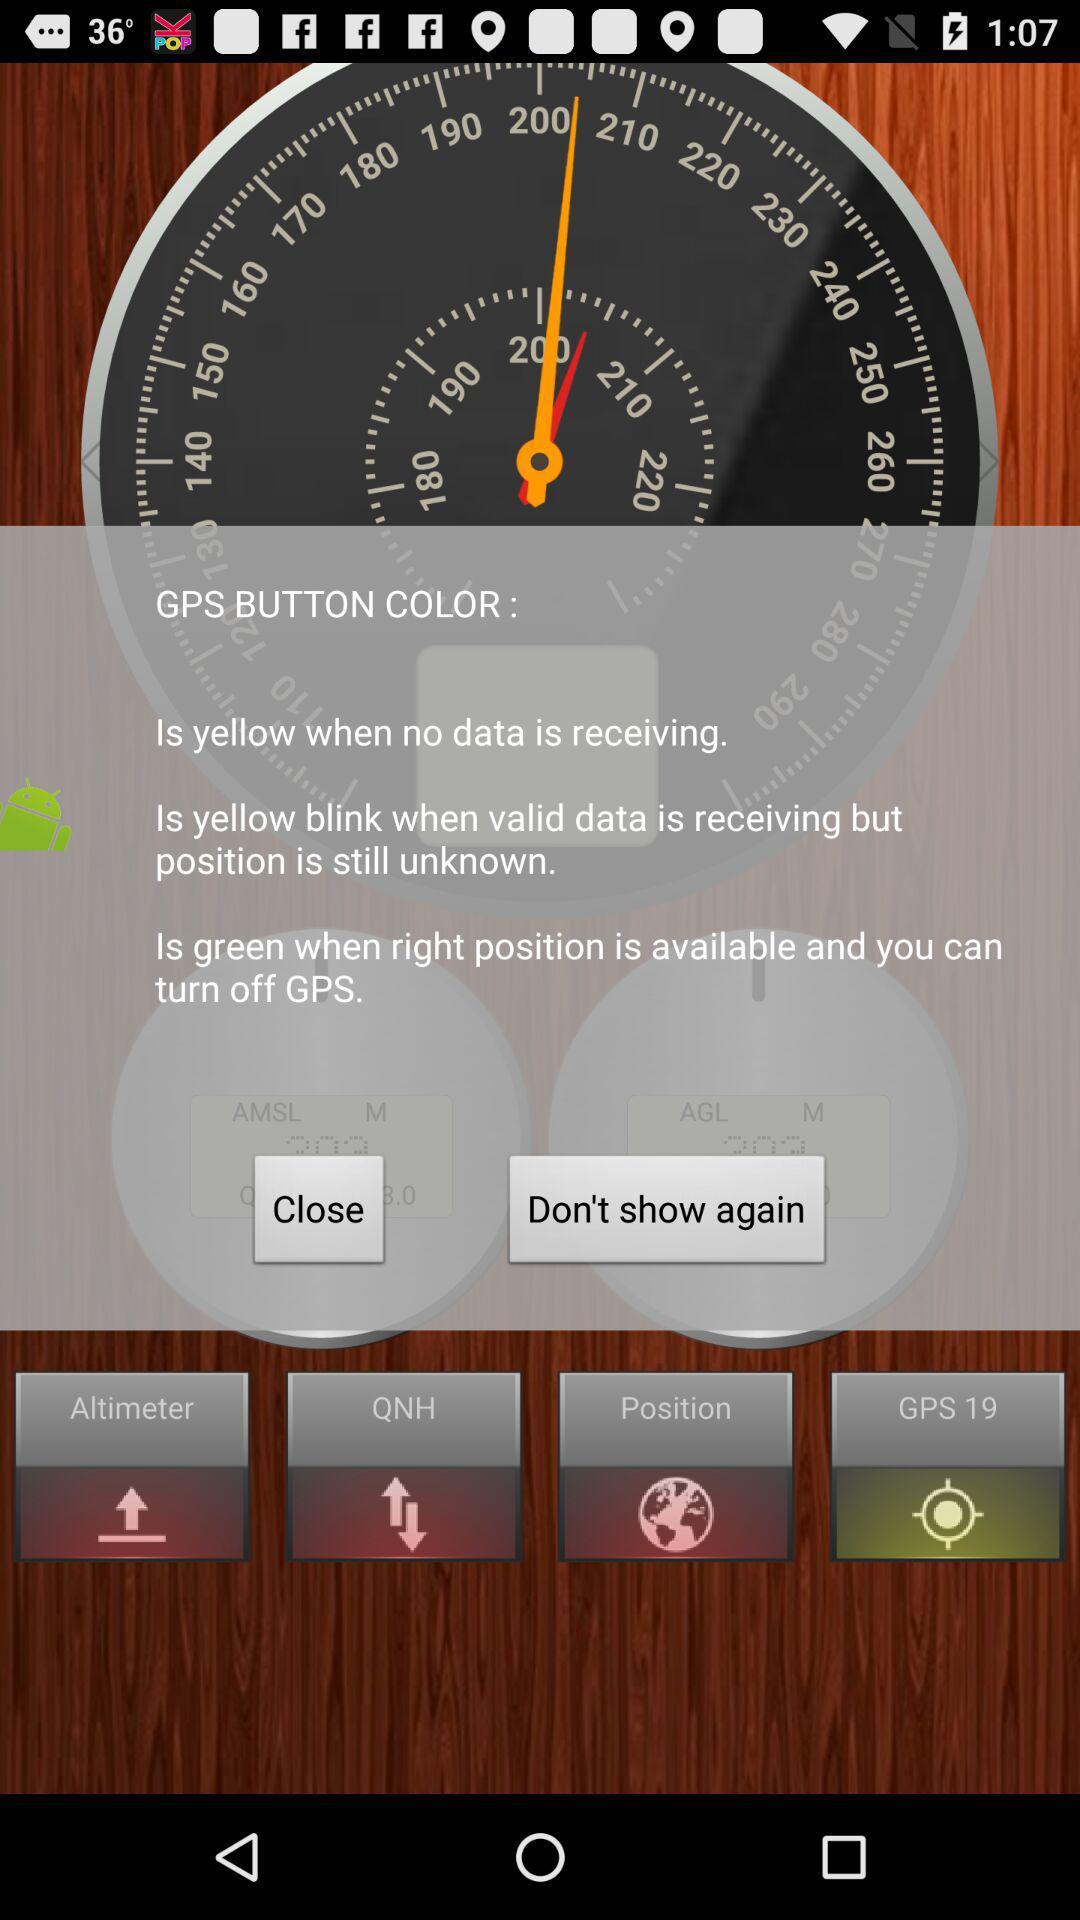 Image resolution: width=1080 pixels, height=1920 pixels. What do you see at coordinates (318, 1213) in the screenshot?
I see `close item` at bounding box center [318, 1213].